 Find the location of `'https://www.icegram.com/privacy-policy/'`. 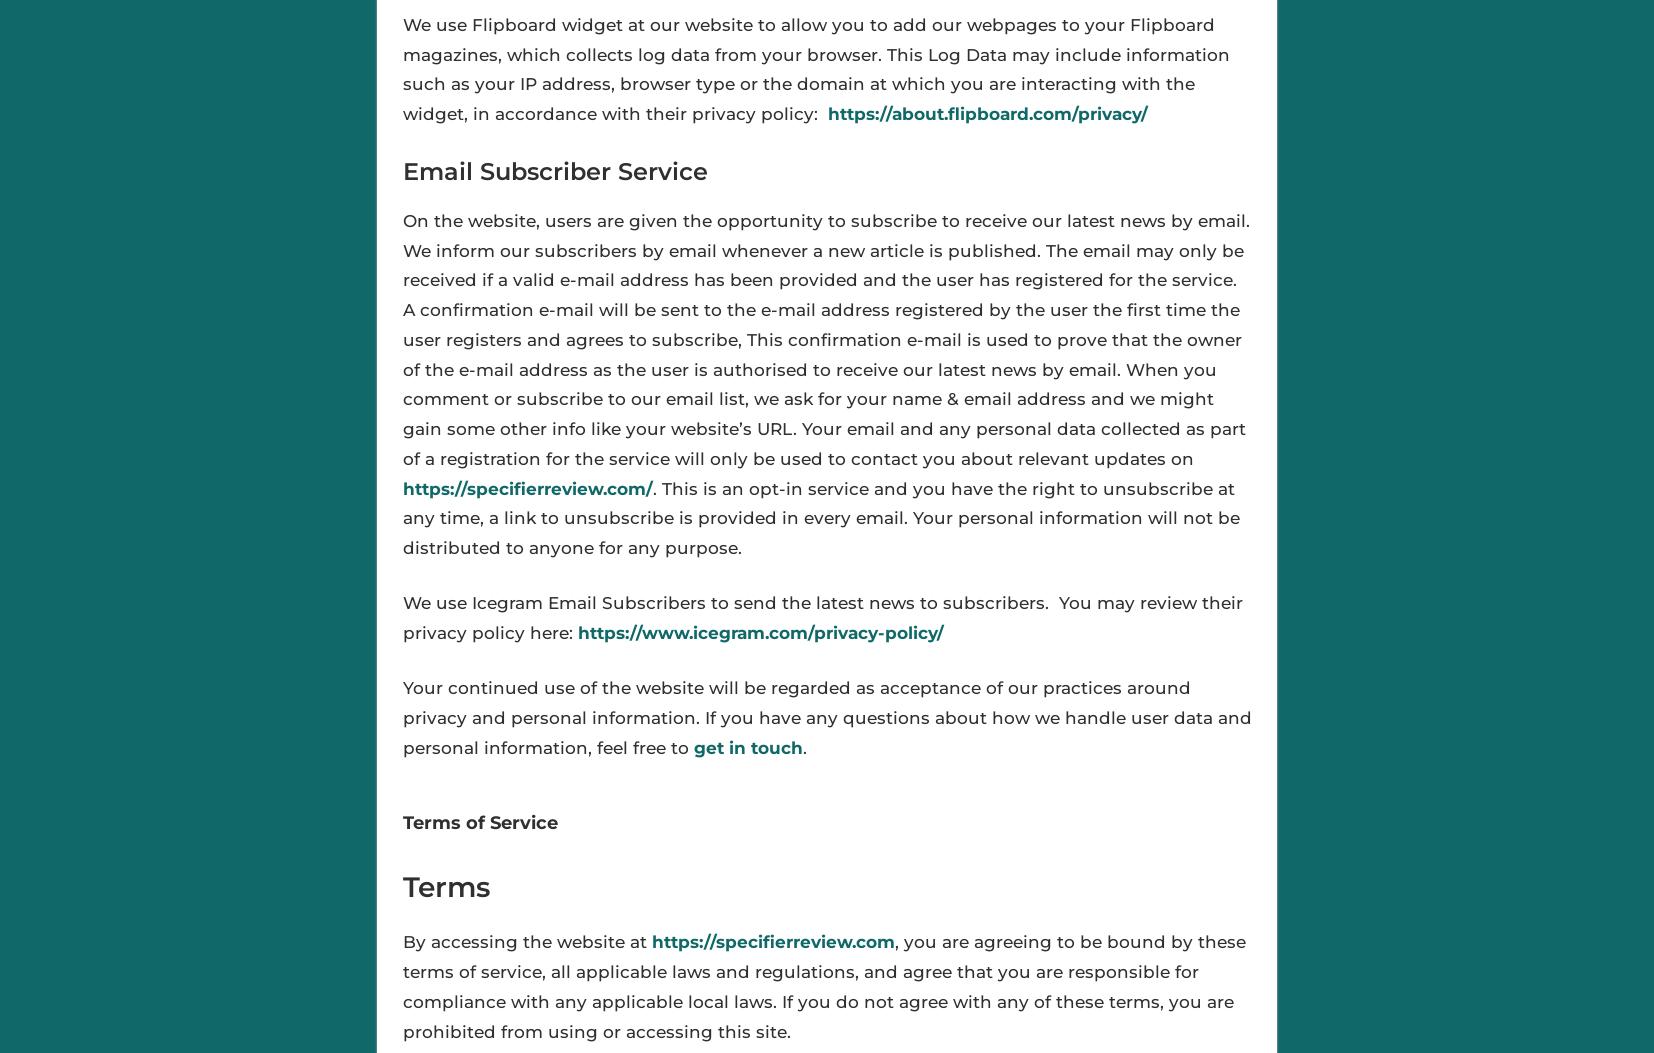

'https://www.icegram.com/privacy-policy/' is located at coordinates (760, 631).